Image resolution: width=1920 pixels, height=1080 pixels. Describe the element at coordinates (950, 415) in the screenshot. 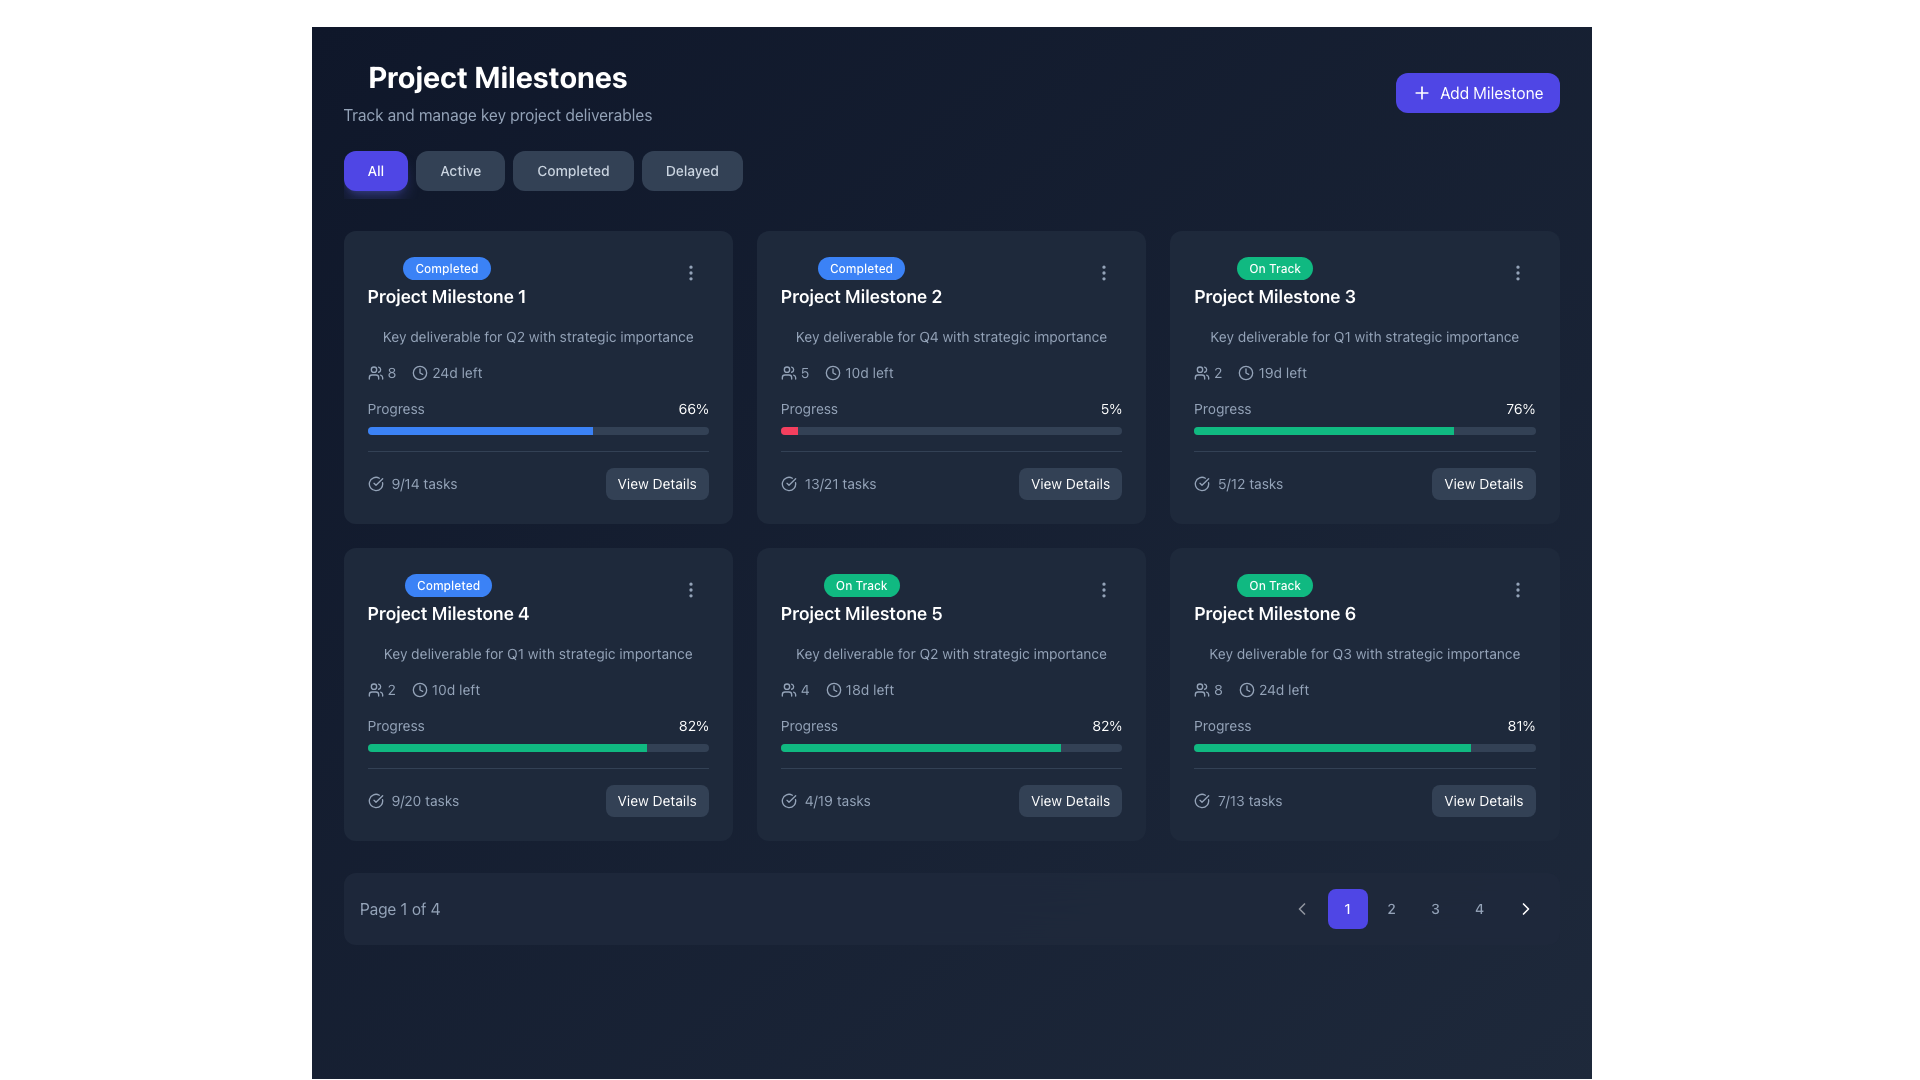

I see `the Progress bar with textual percentage indicator that shows a 5% completion, located within the 'Project Milestone 2' card` at that location.